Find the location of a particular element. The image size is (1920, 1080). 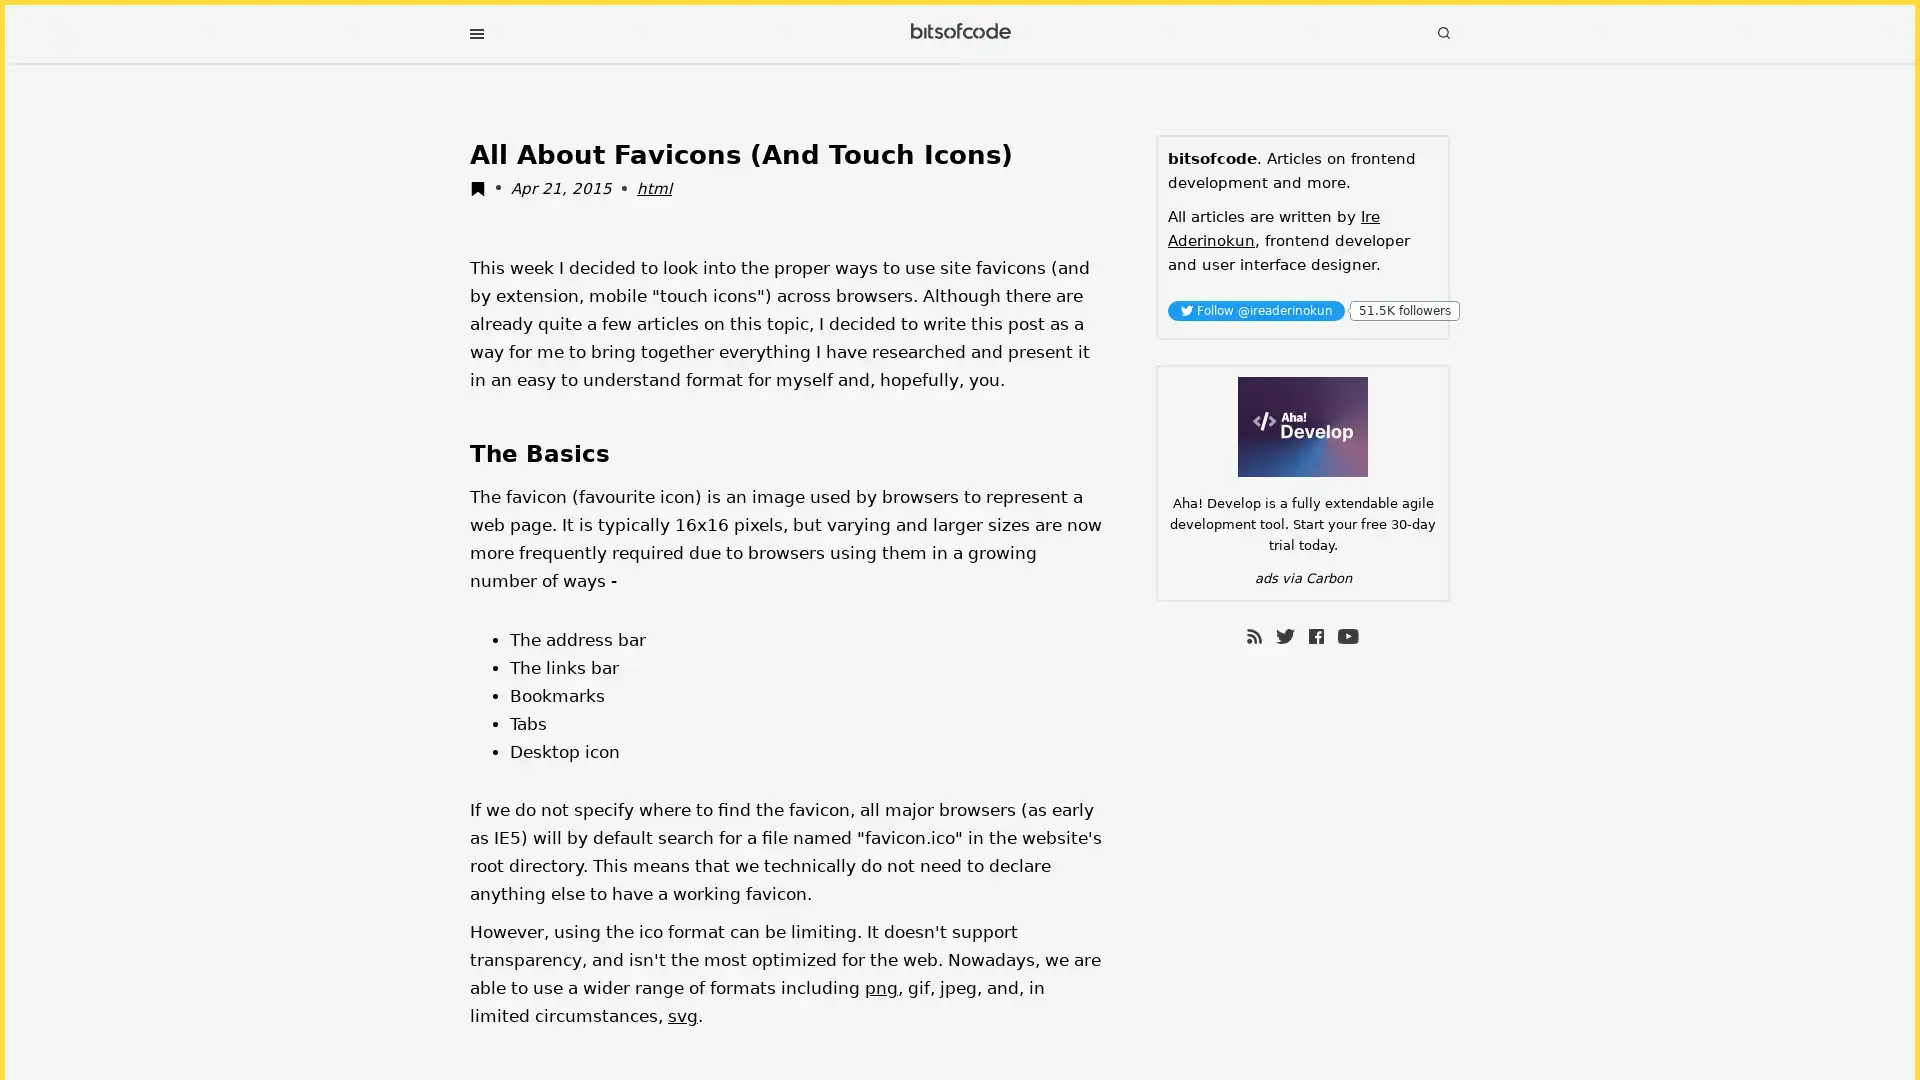

Open Site Navigation is located at coordinates (475, 34).